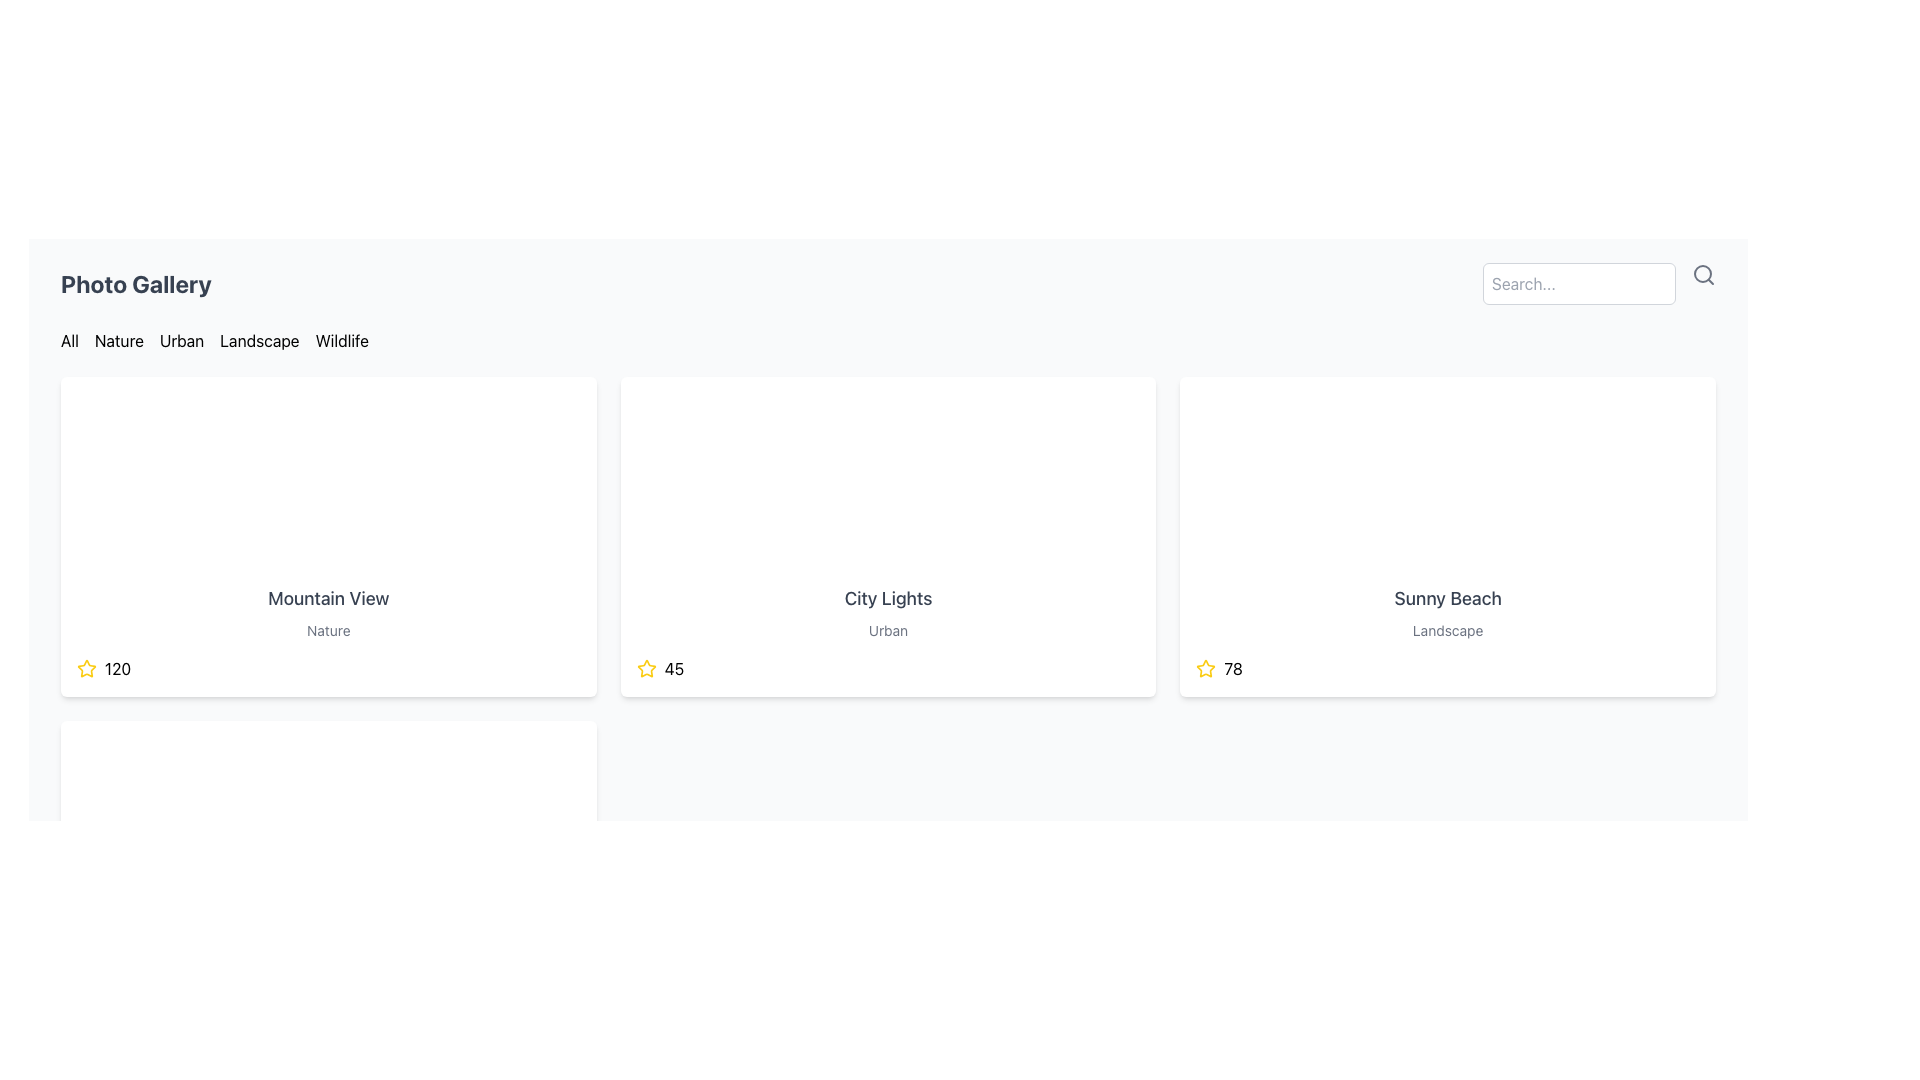  What do you see at coordinates (342, 339) in the screenshot?
I see `the clickable text link labeled 'Wildlife' in the horizontal navigation menu located beneath the 'Photo Gallery' title` at bounding box center [342, 339].